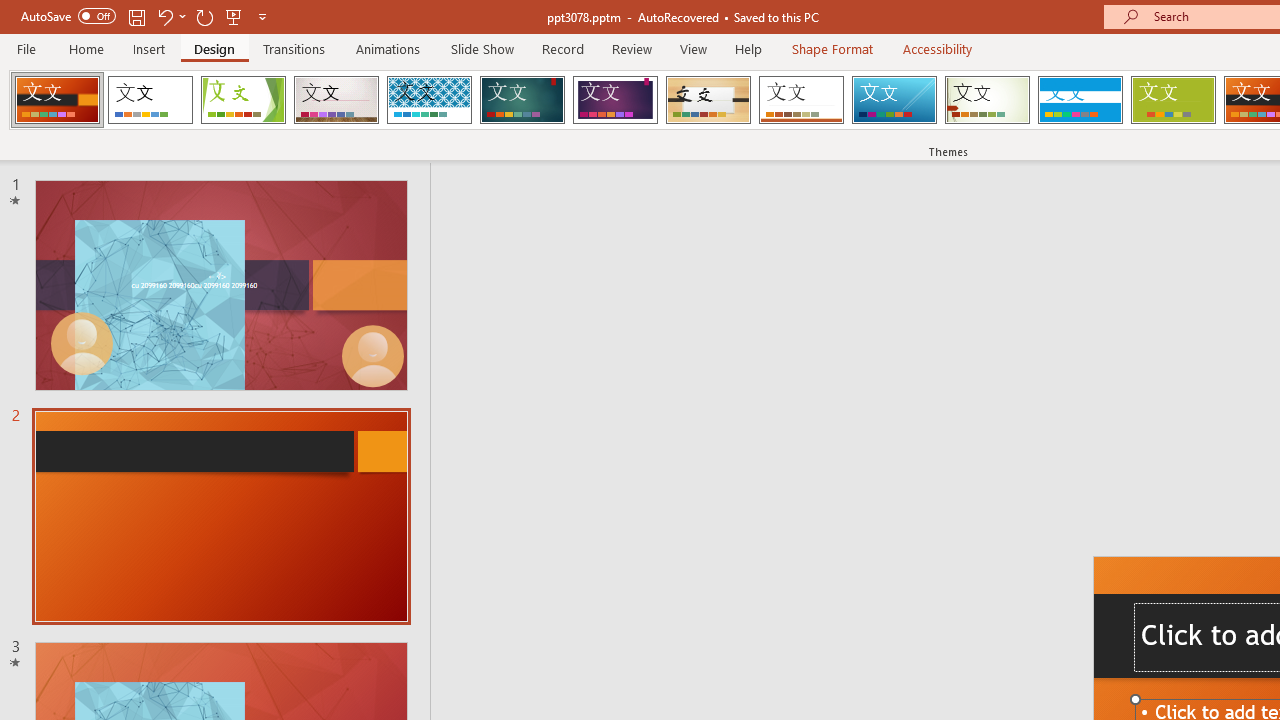 This screenshot has width=1280, height=720. What do you see at coordinates (832, 48) in the screenshot?
I see `'Shape Format'` at bounding box center [832, 48].